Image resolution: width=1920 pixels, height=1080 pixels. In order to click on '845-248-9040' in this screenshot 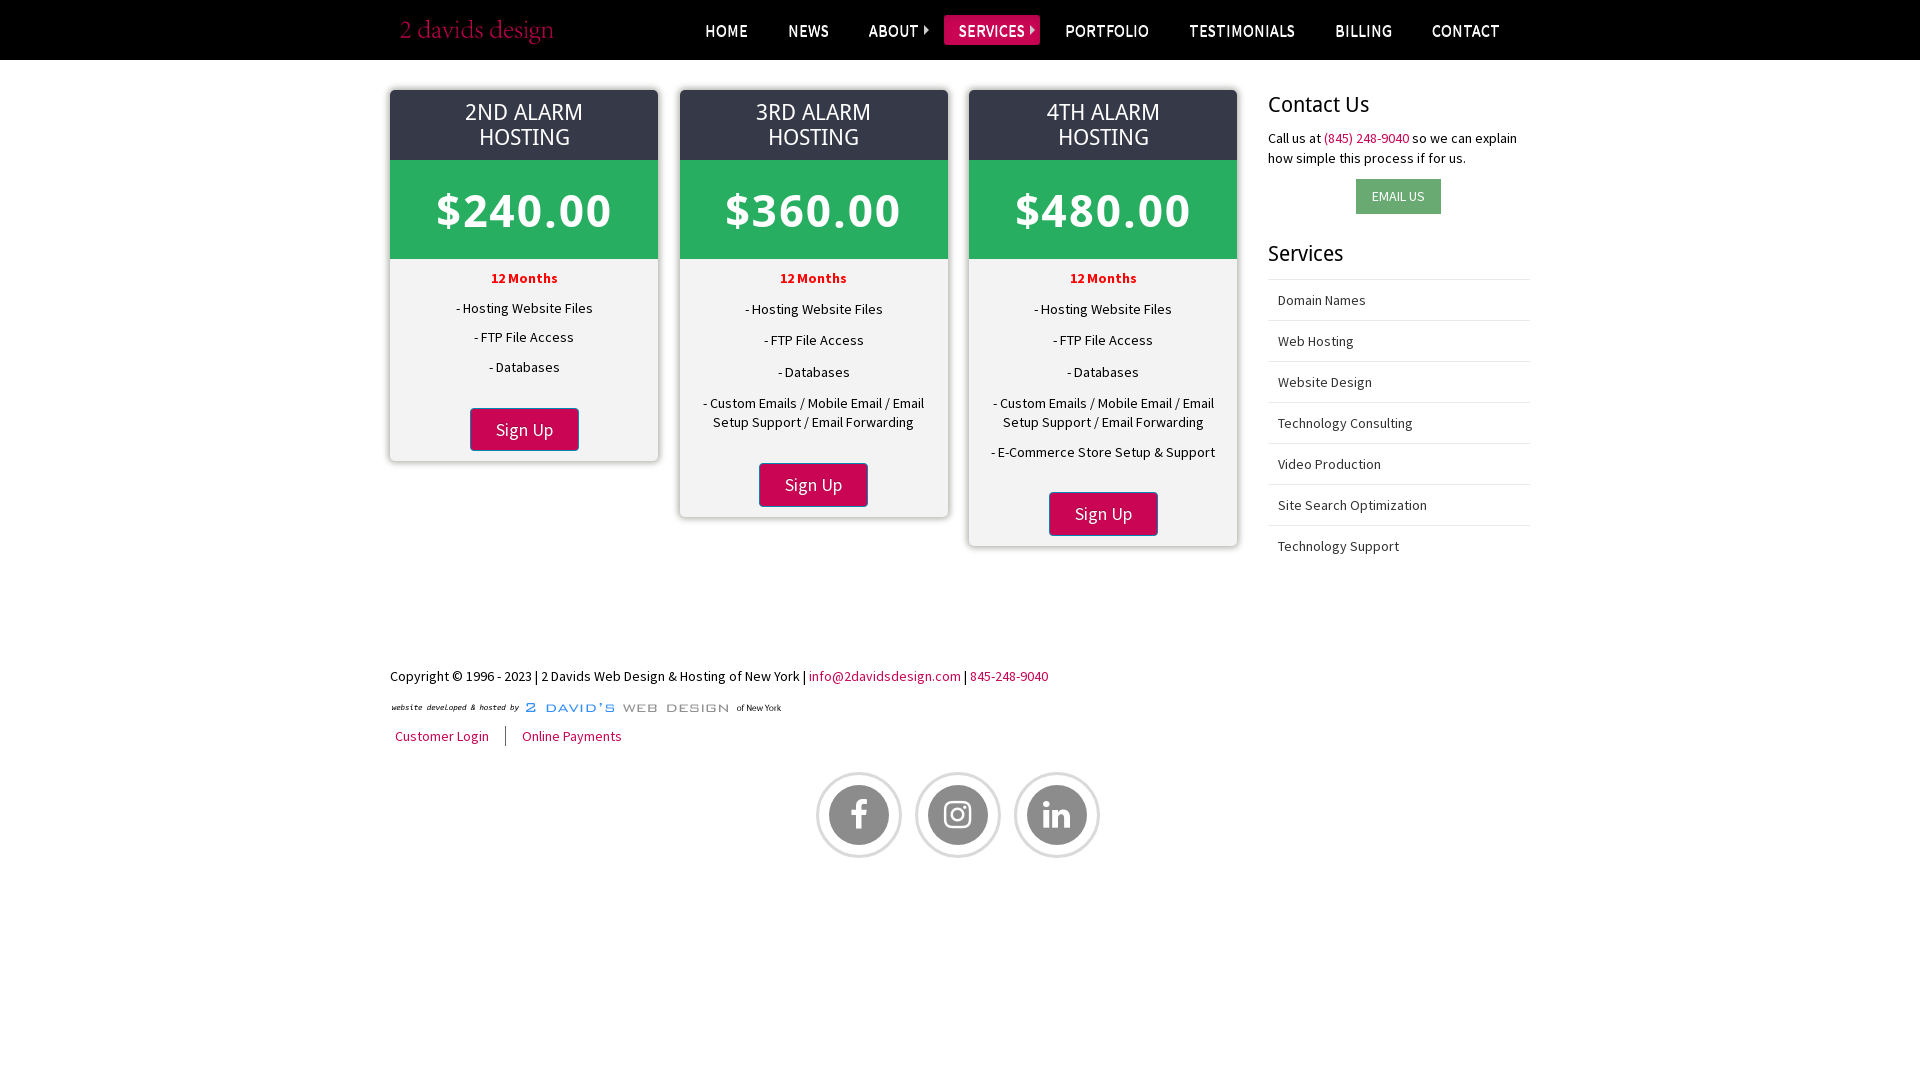, I will do `click(1008, 675)`.